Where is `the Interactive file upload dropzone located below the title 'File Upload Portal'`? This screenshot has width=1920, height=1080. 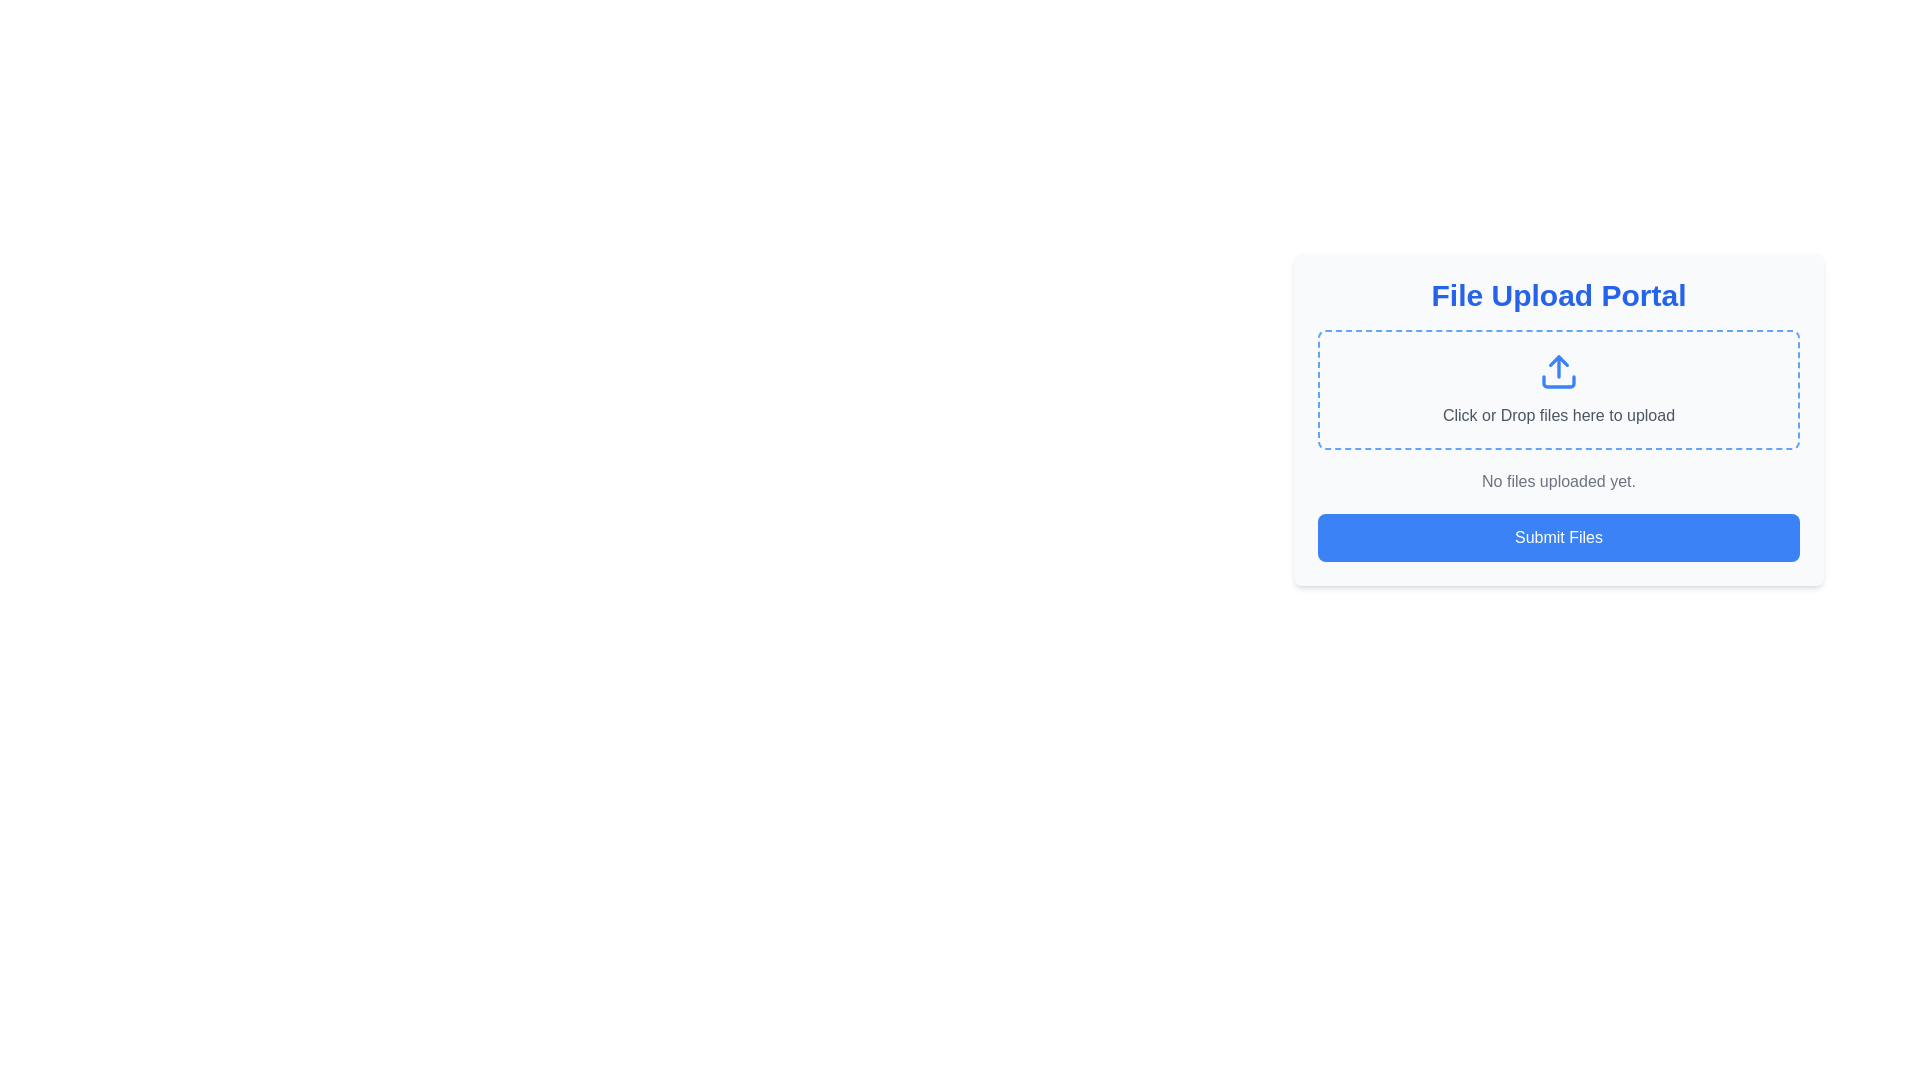 the Interactive file upload dropzone located below the title 'File Upload Portal' is located at coordinates (1558, 389).